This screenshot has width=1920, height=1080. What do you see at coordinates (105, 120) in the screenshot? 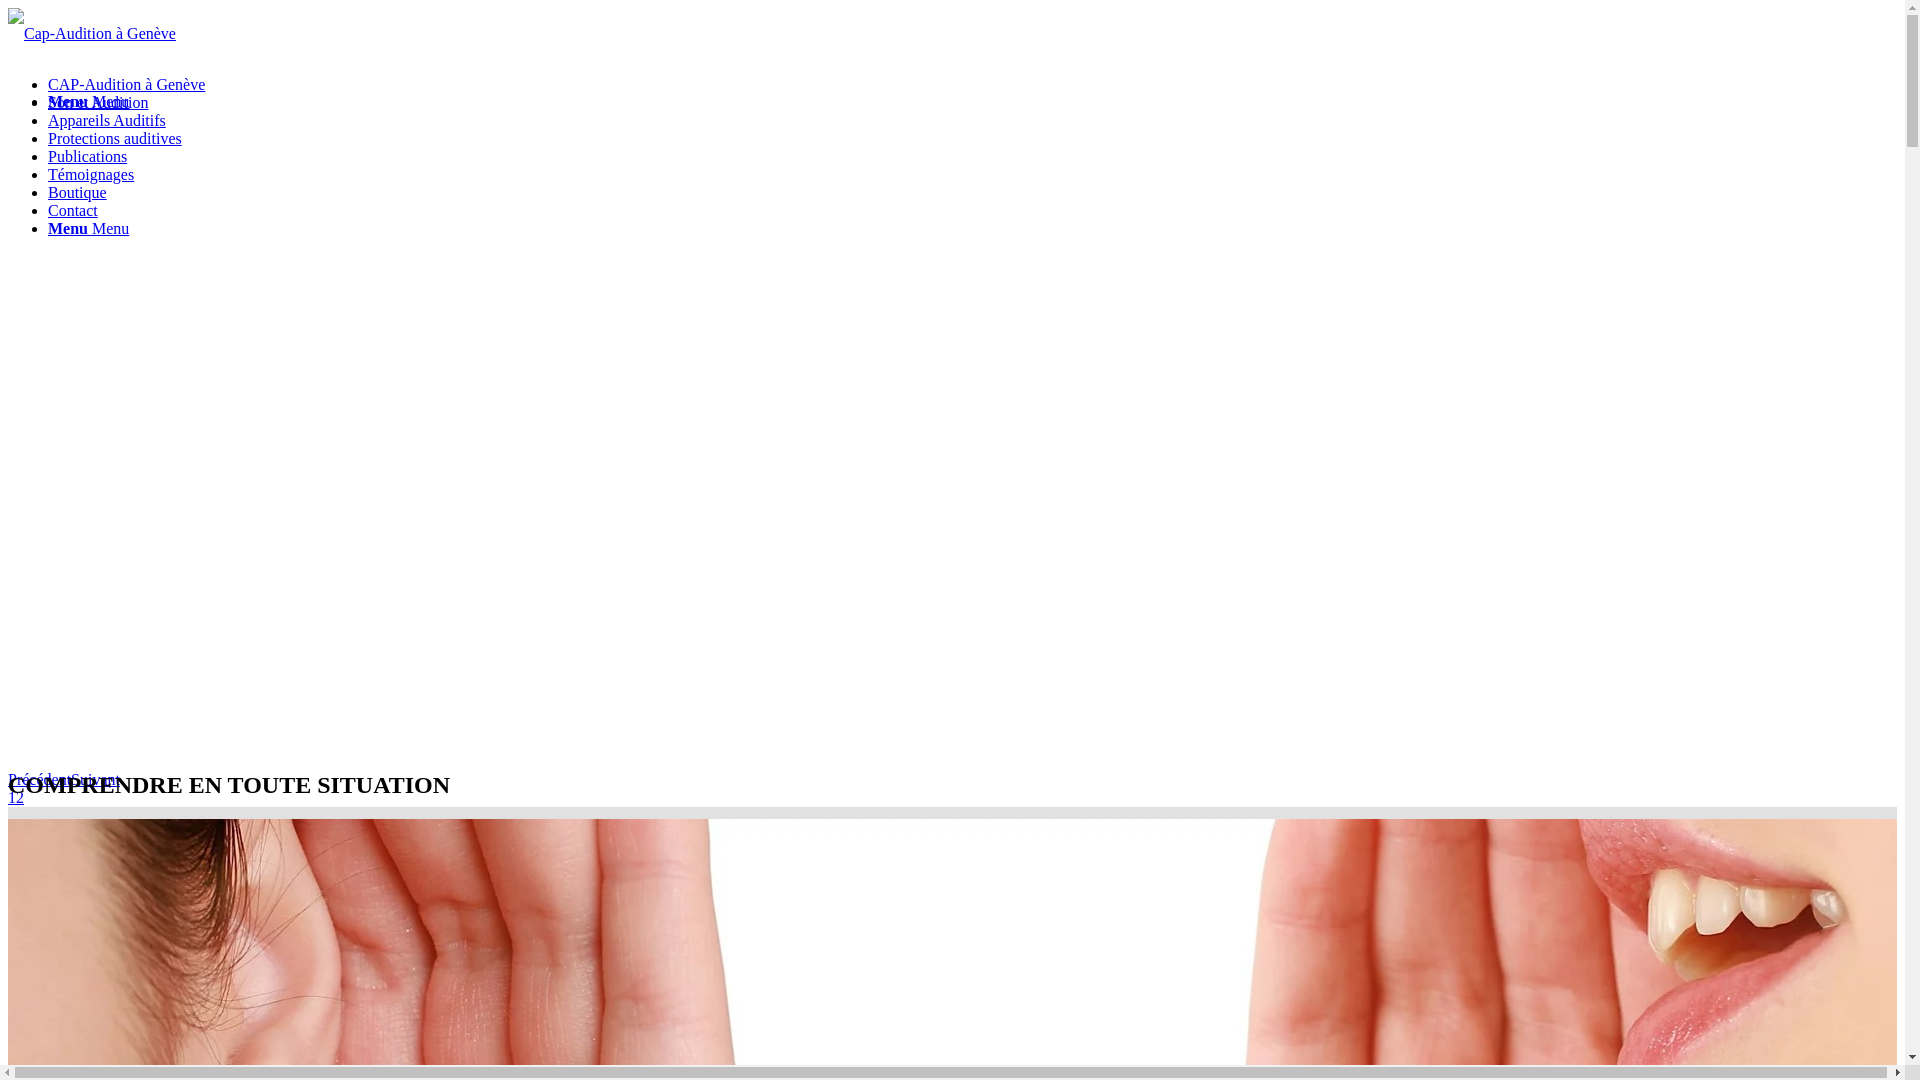
I see `'Appareils Auditifs'` at bounding box center [105, 120].